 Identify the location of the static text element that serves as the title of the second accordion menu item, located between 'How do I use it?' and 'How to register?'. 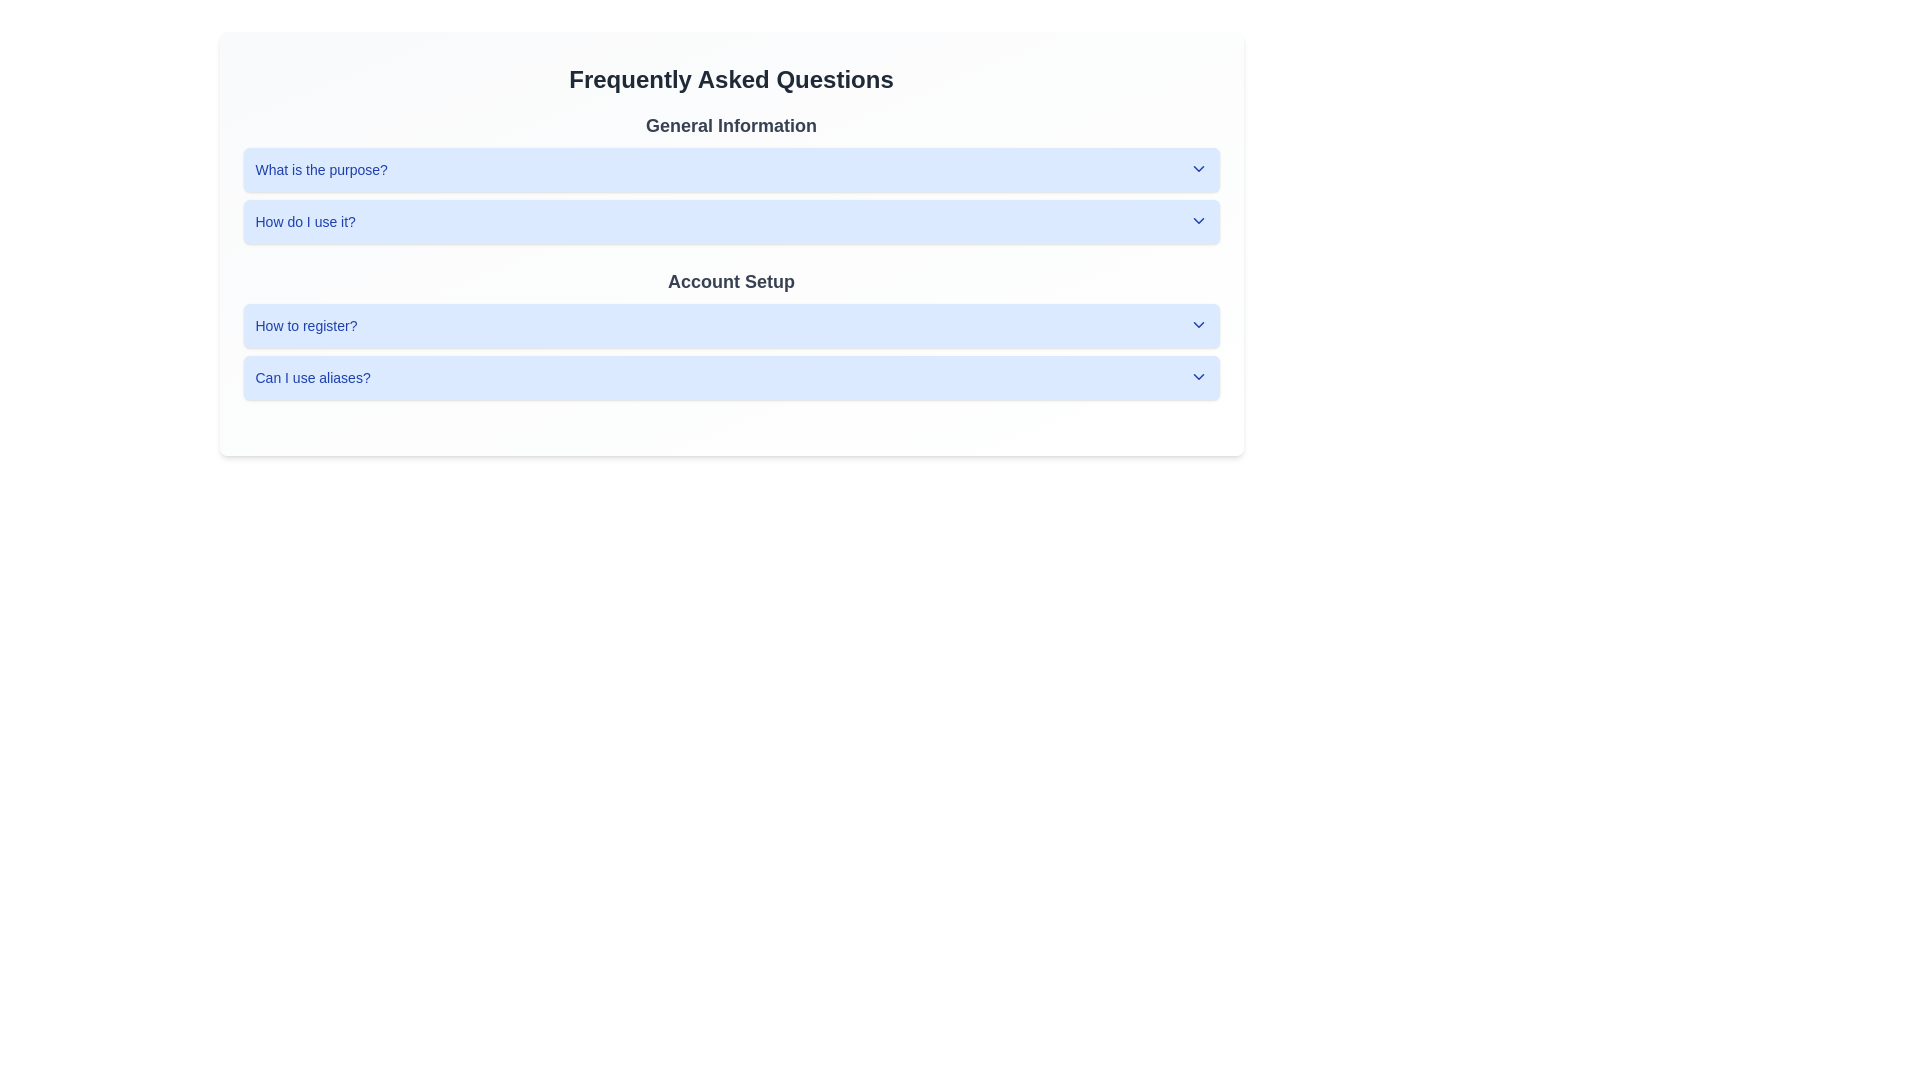
(730, 281).